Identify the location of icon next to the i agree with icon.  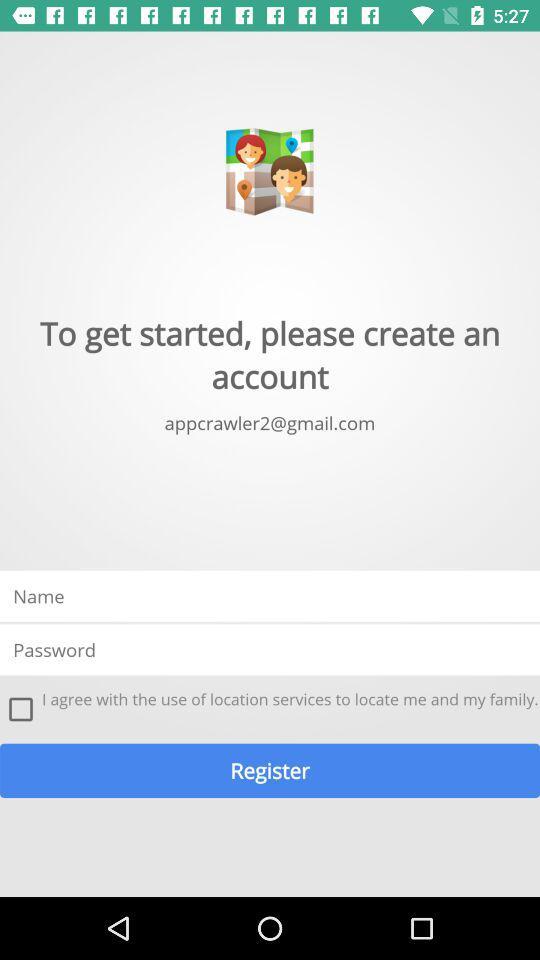
(20, 709).